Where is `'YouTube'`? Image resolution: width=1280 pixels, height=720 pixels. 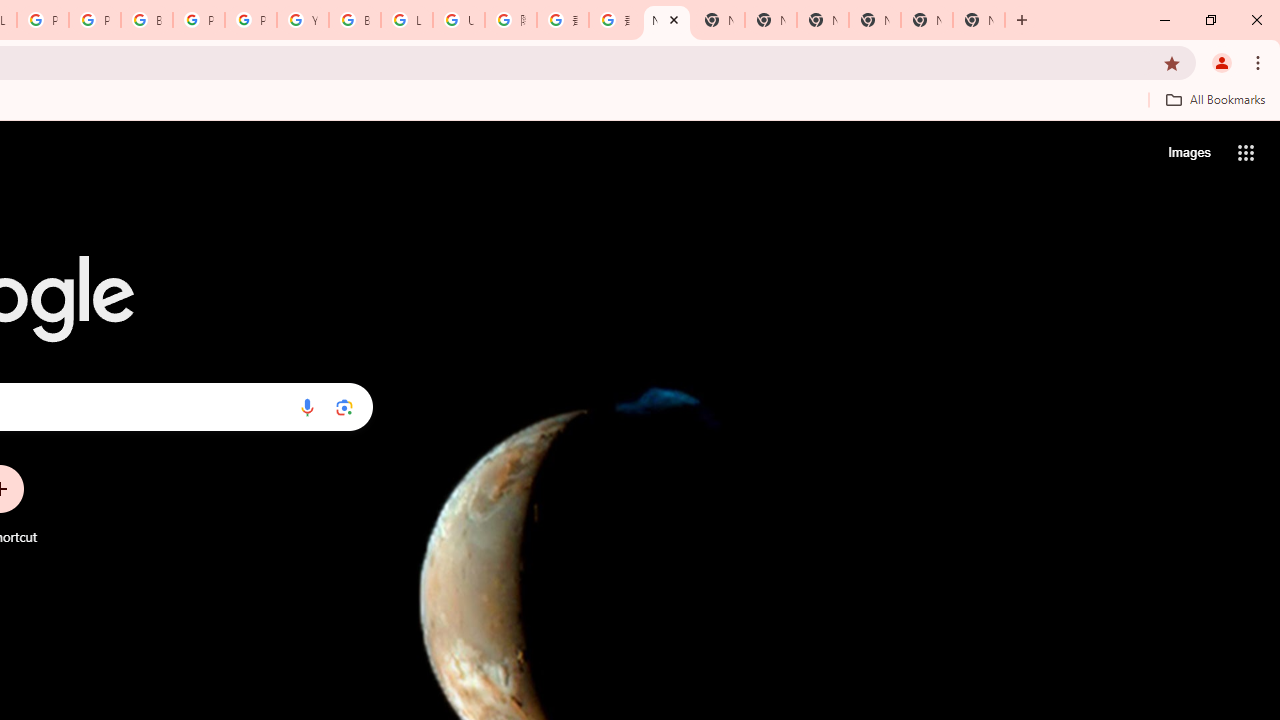 'YouTube' is located at coordinates (301, 20).